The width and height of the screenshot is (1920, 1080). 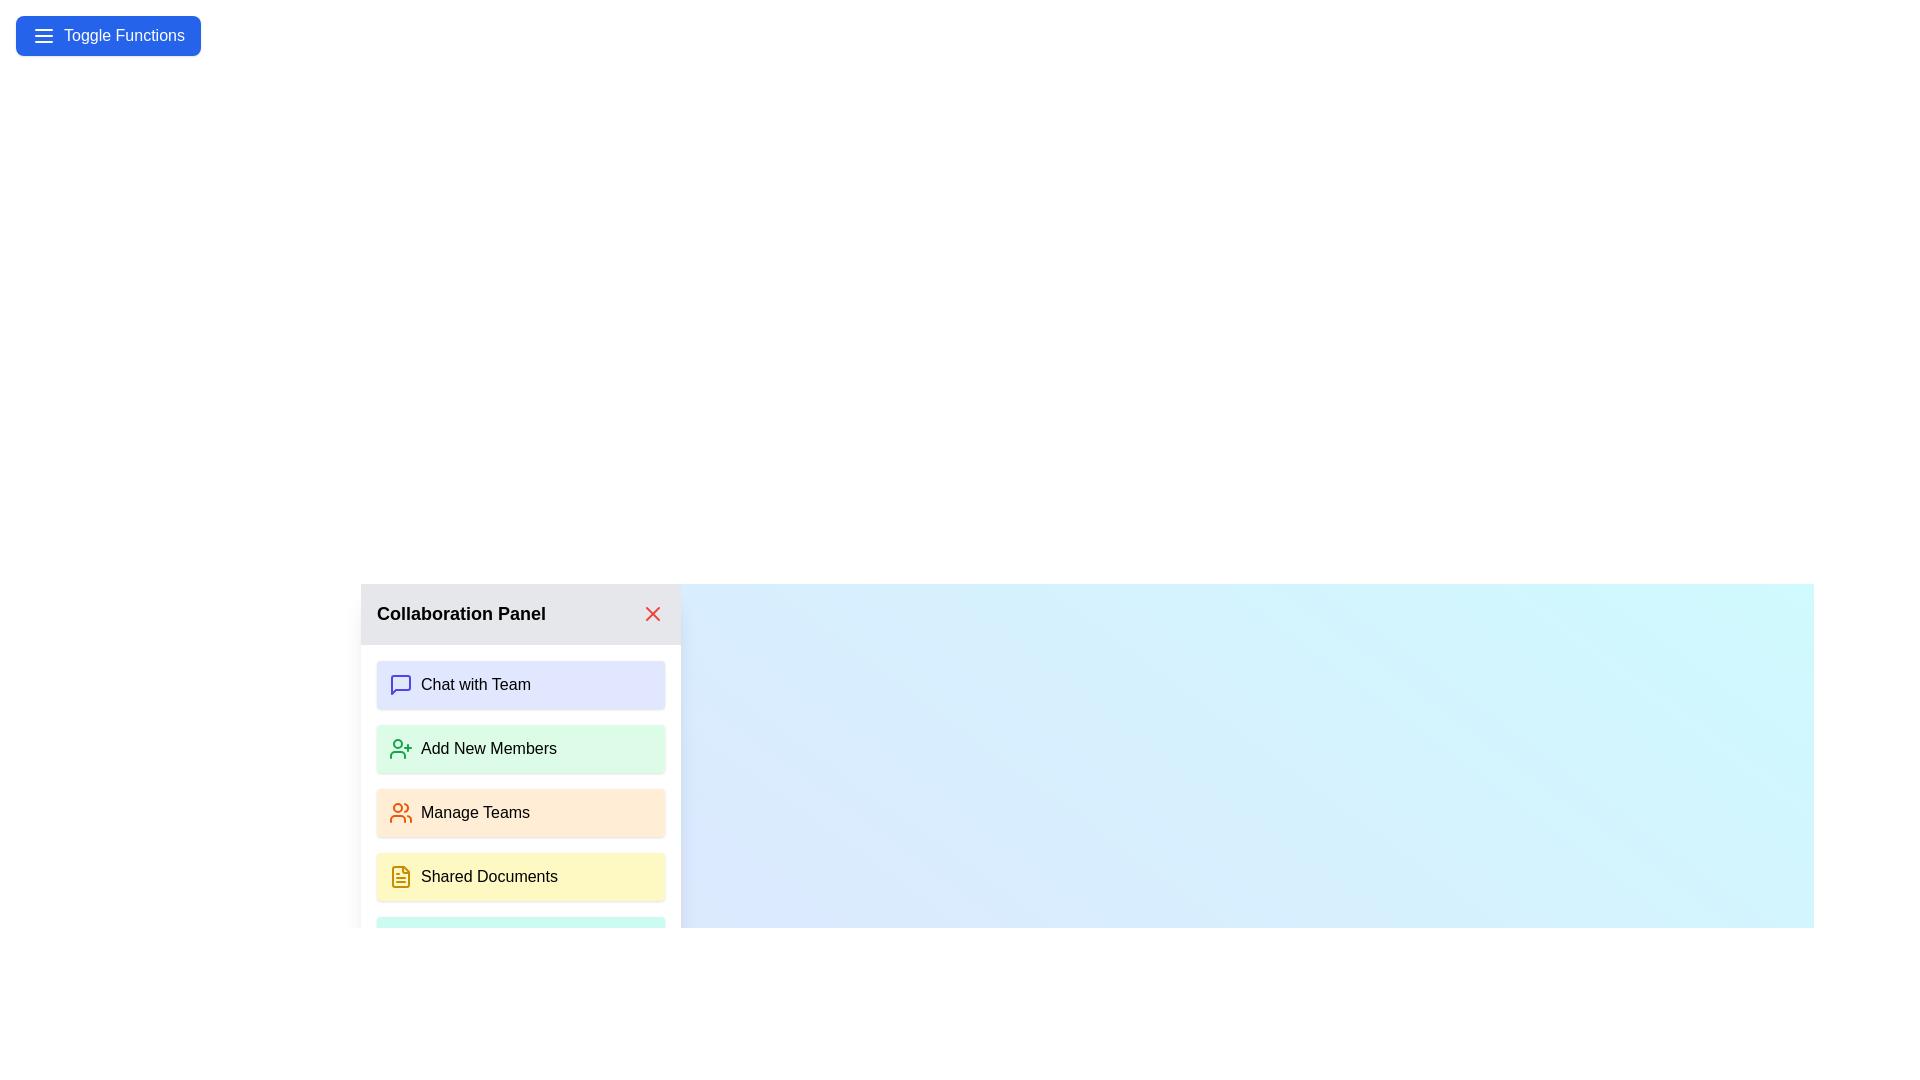 I want to click on keyboard navigation, so click(x=652, y=612).